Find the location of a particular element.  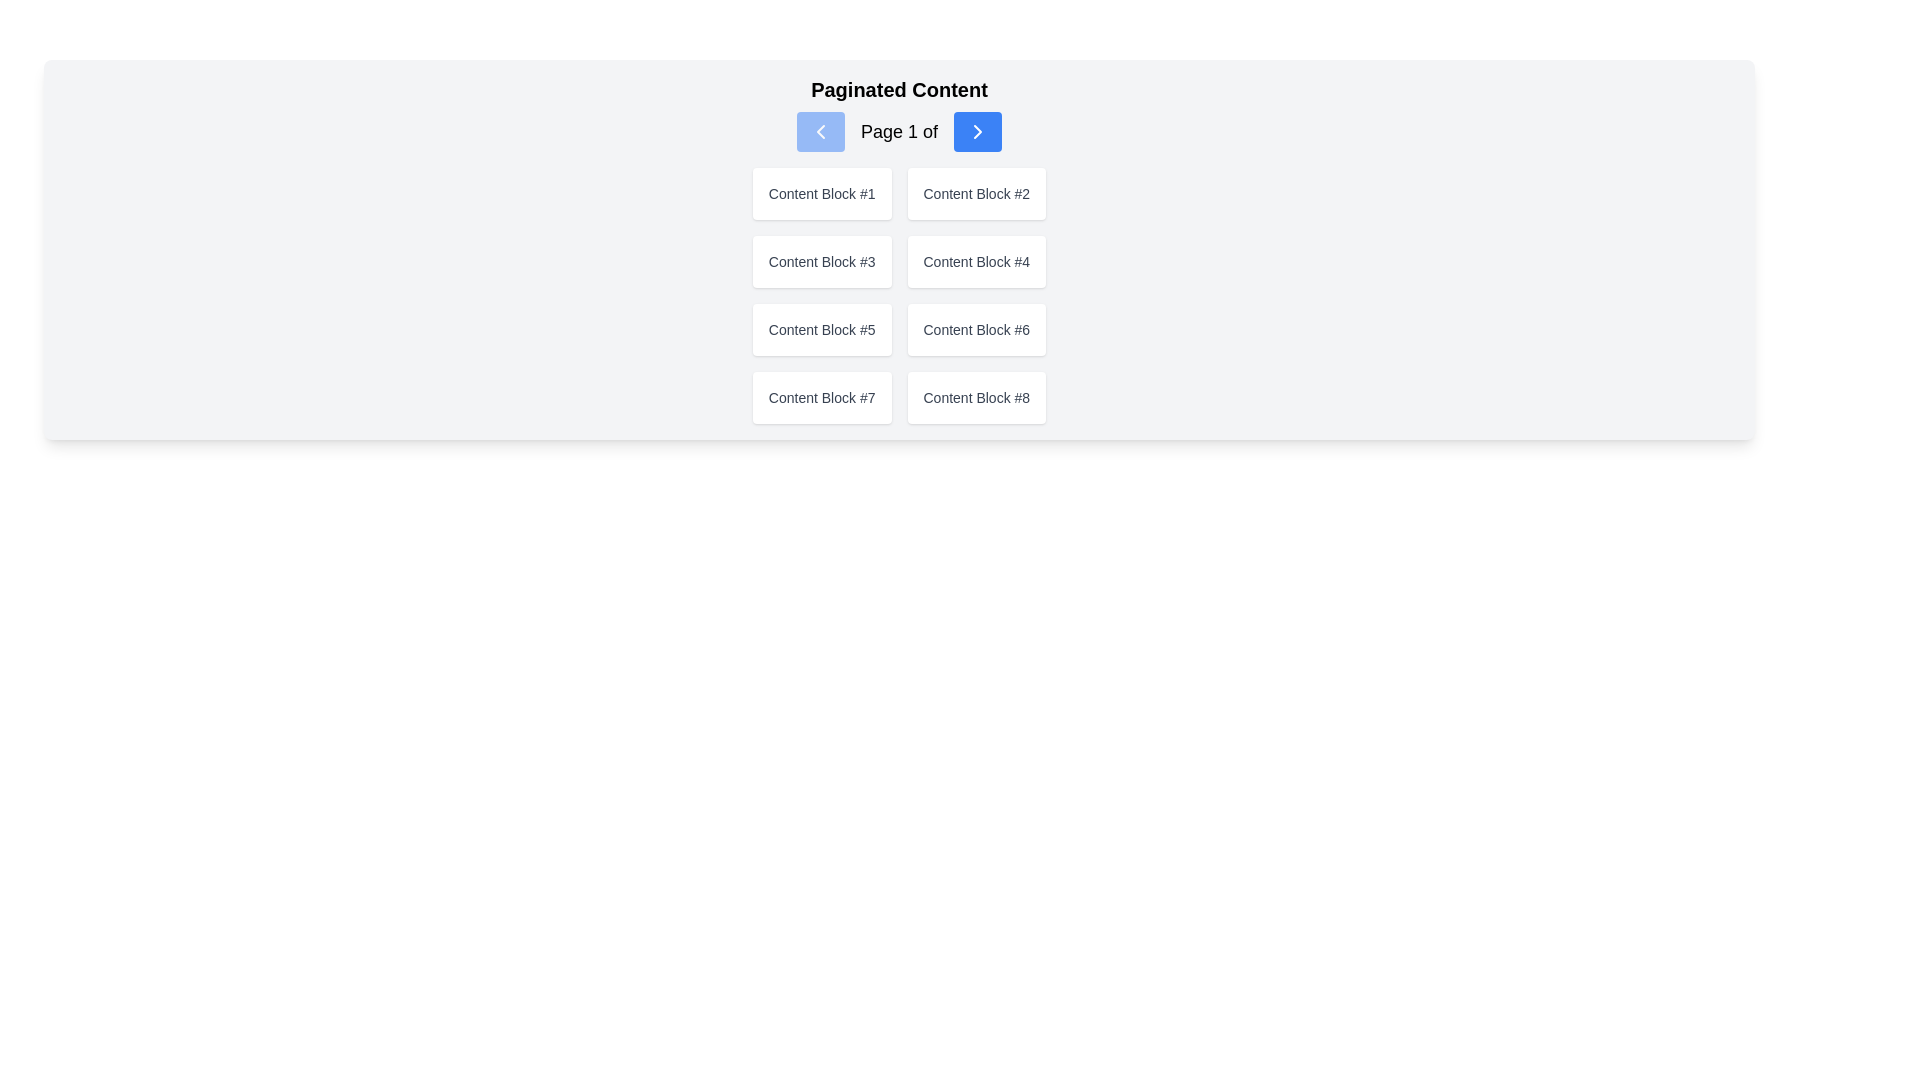

the text label 'Content Block #3' which is styled with a smaller font size and gray color, located in the top-left region of a grid layout in the second row and first column is located at coordinates (822, 261).